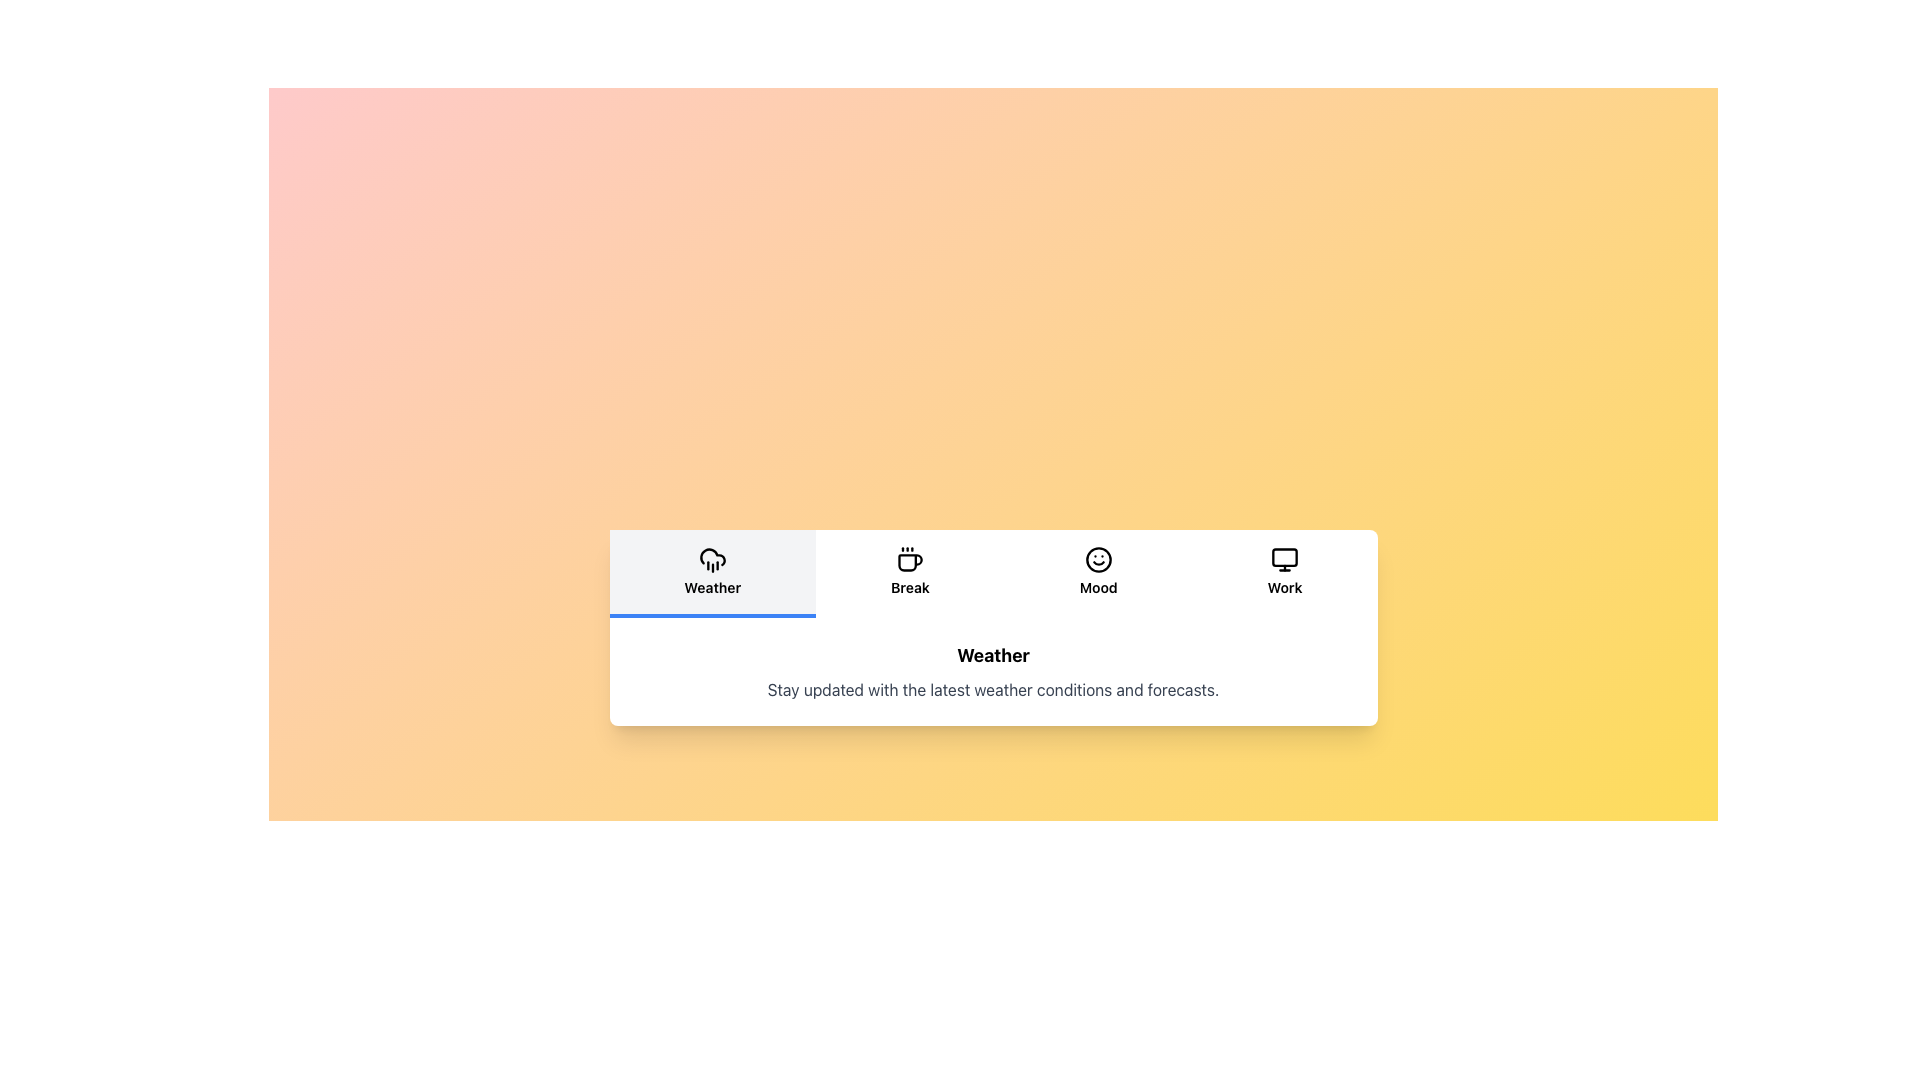  Describe the element at coordinates (1097, 571) in the screenshot. I see `the 'Mood' menu item, which features a smiling face icon above the bold text 'Mood', located in the middle of the horizontal menu bar as the third item from the left` at that location.